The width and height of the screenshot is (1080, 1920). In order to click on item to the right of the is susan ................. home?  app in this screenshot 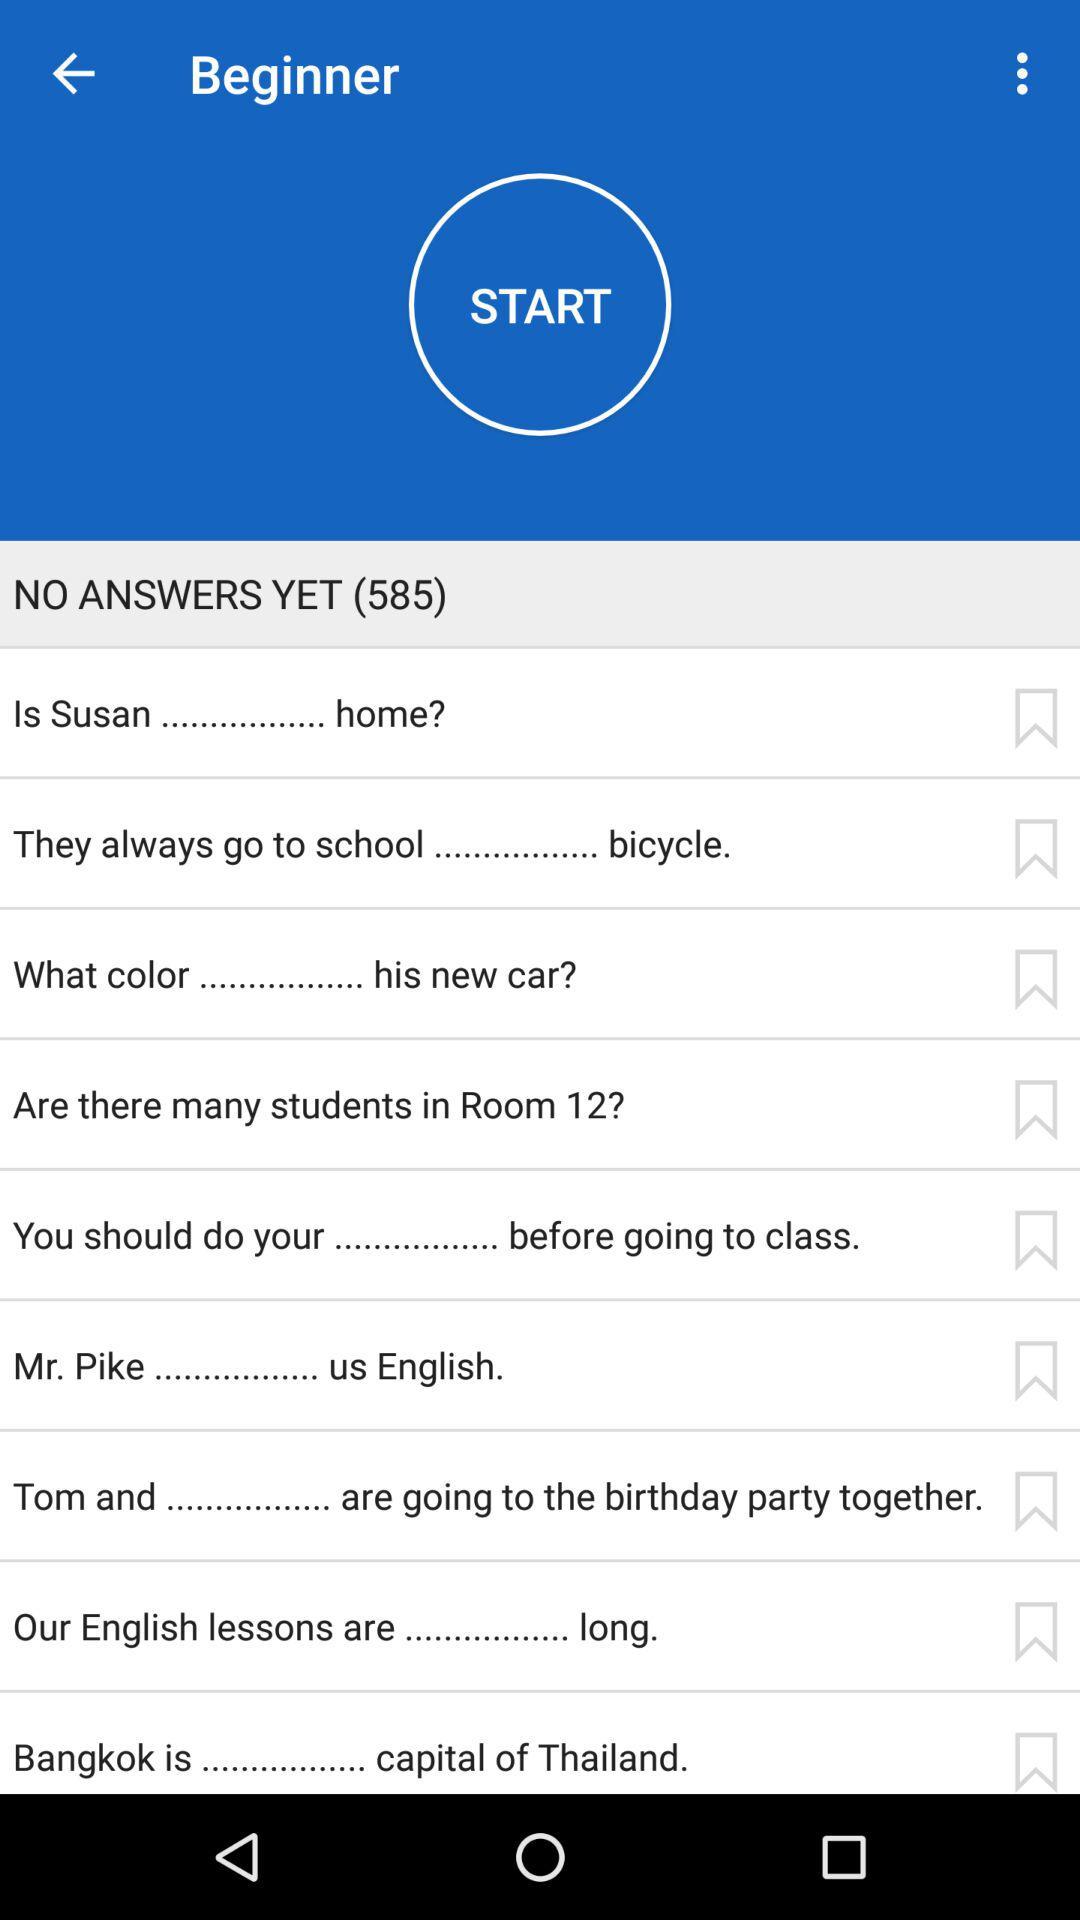, I will do `click(1035, 718)`.